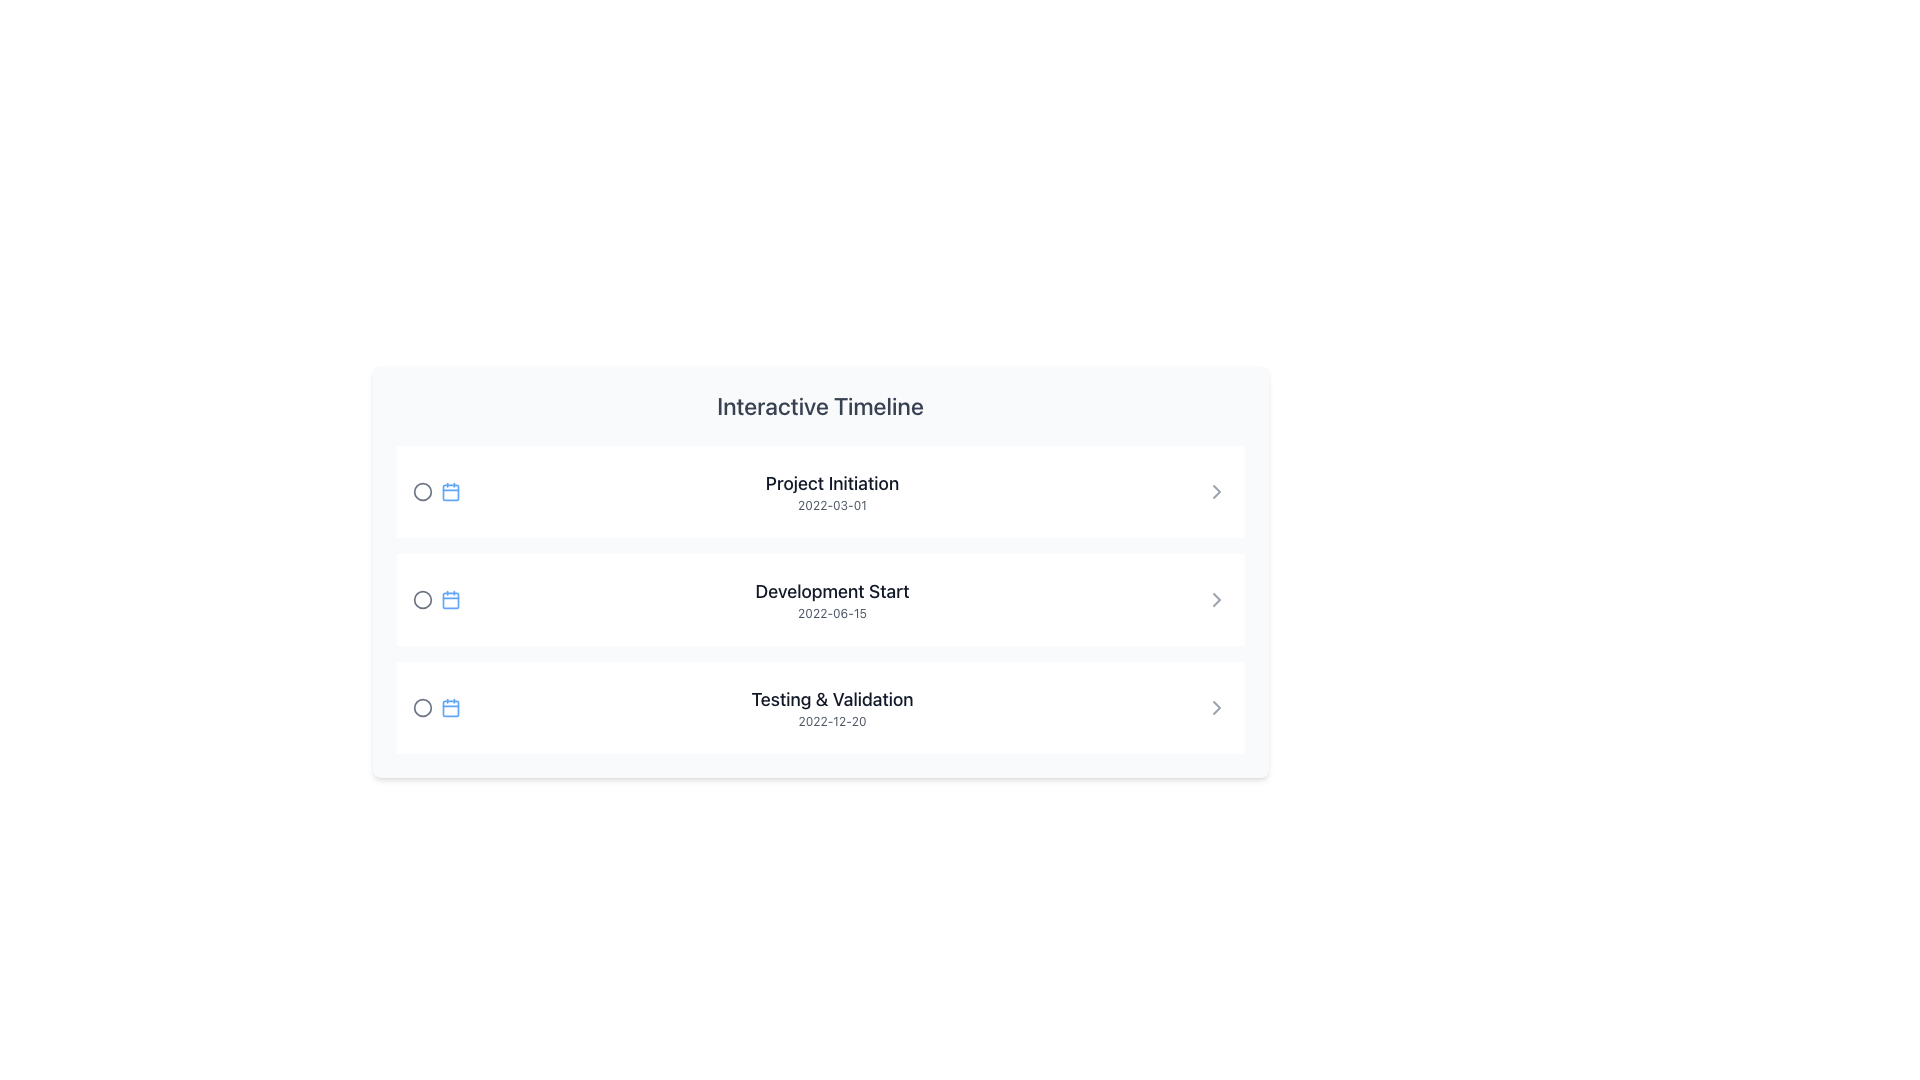 The height and width of the screenshot is (1080, 1920). What do you see at coordinates (832, 698) in the screenshot?
I see `text element displaying 'Testing & Validation' which is the first line of text in the third row of the timeline view, positioned above the date '2022-12-20'` at bounding box center [832, 698].